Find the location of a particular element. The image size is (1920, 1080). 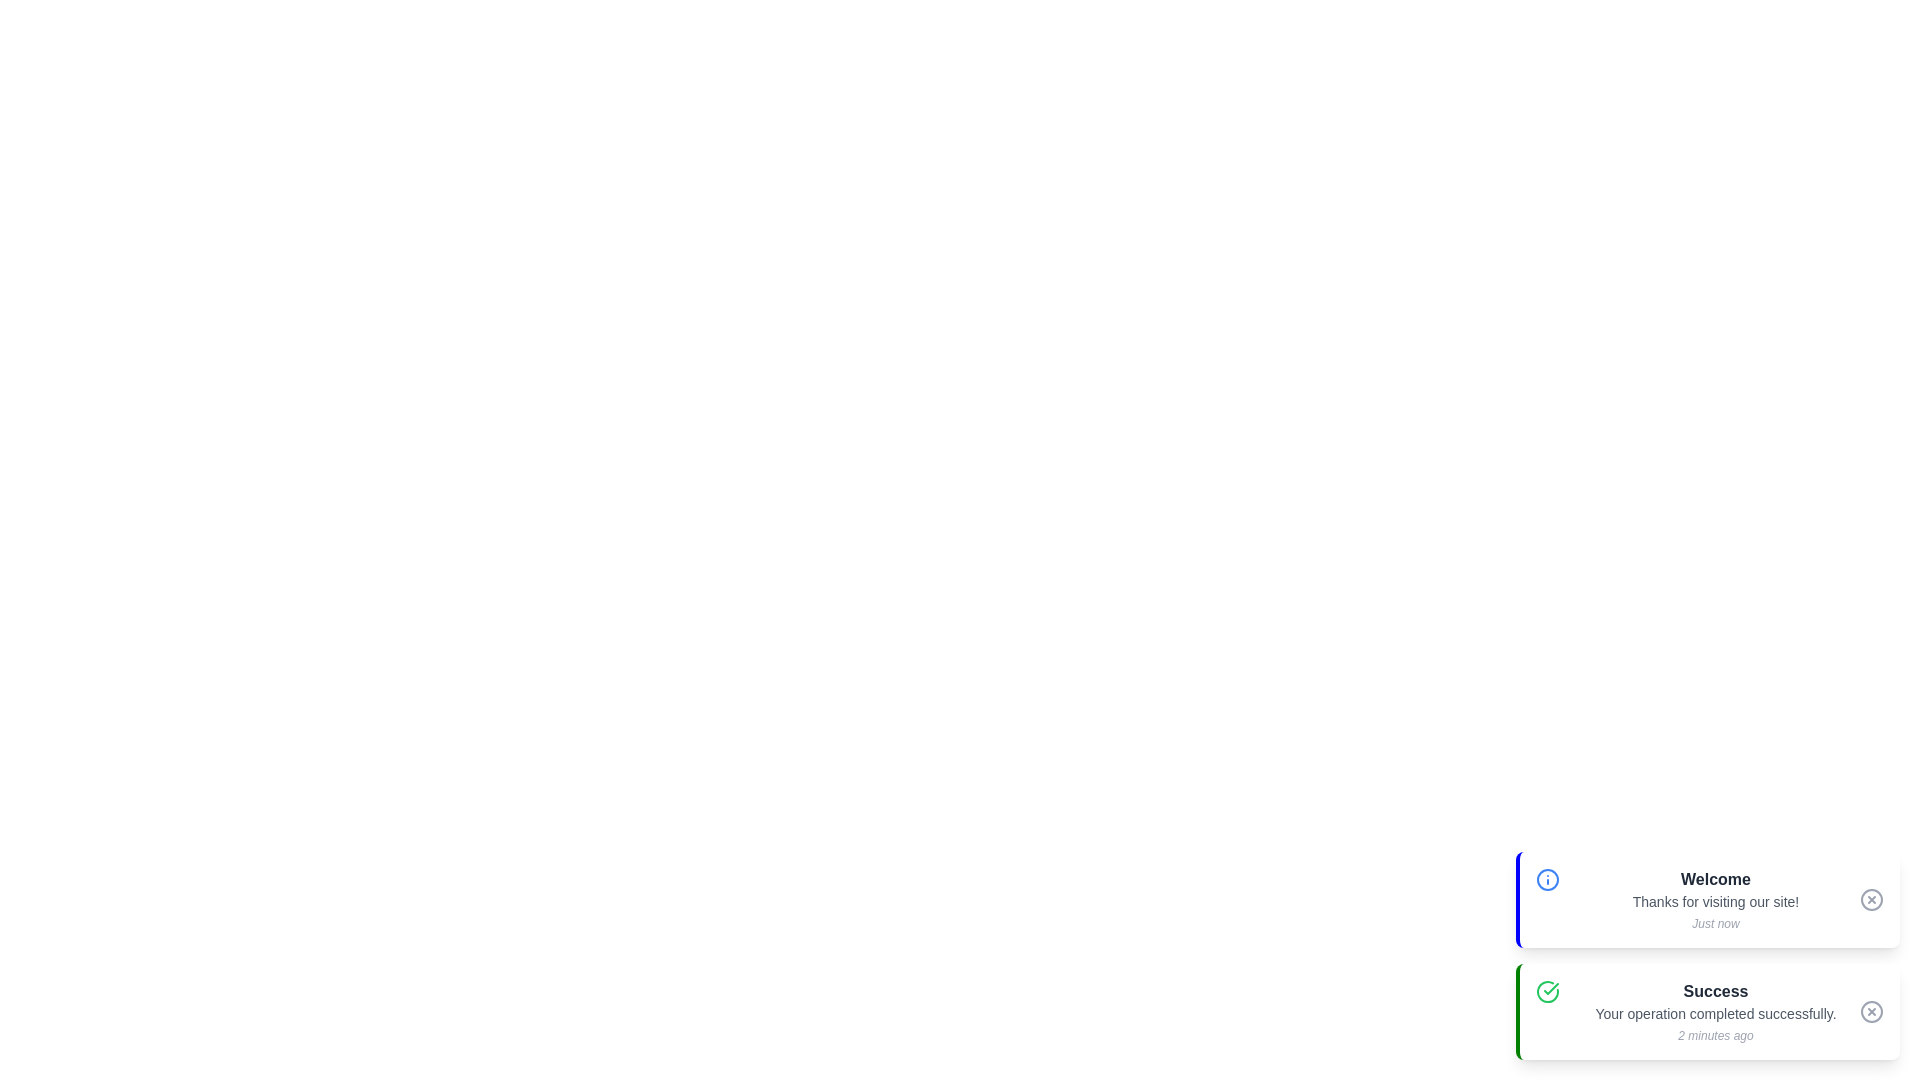

close button of the message with the title Welcome is located at coordinates (1871, 898).